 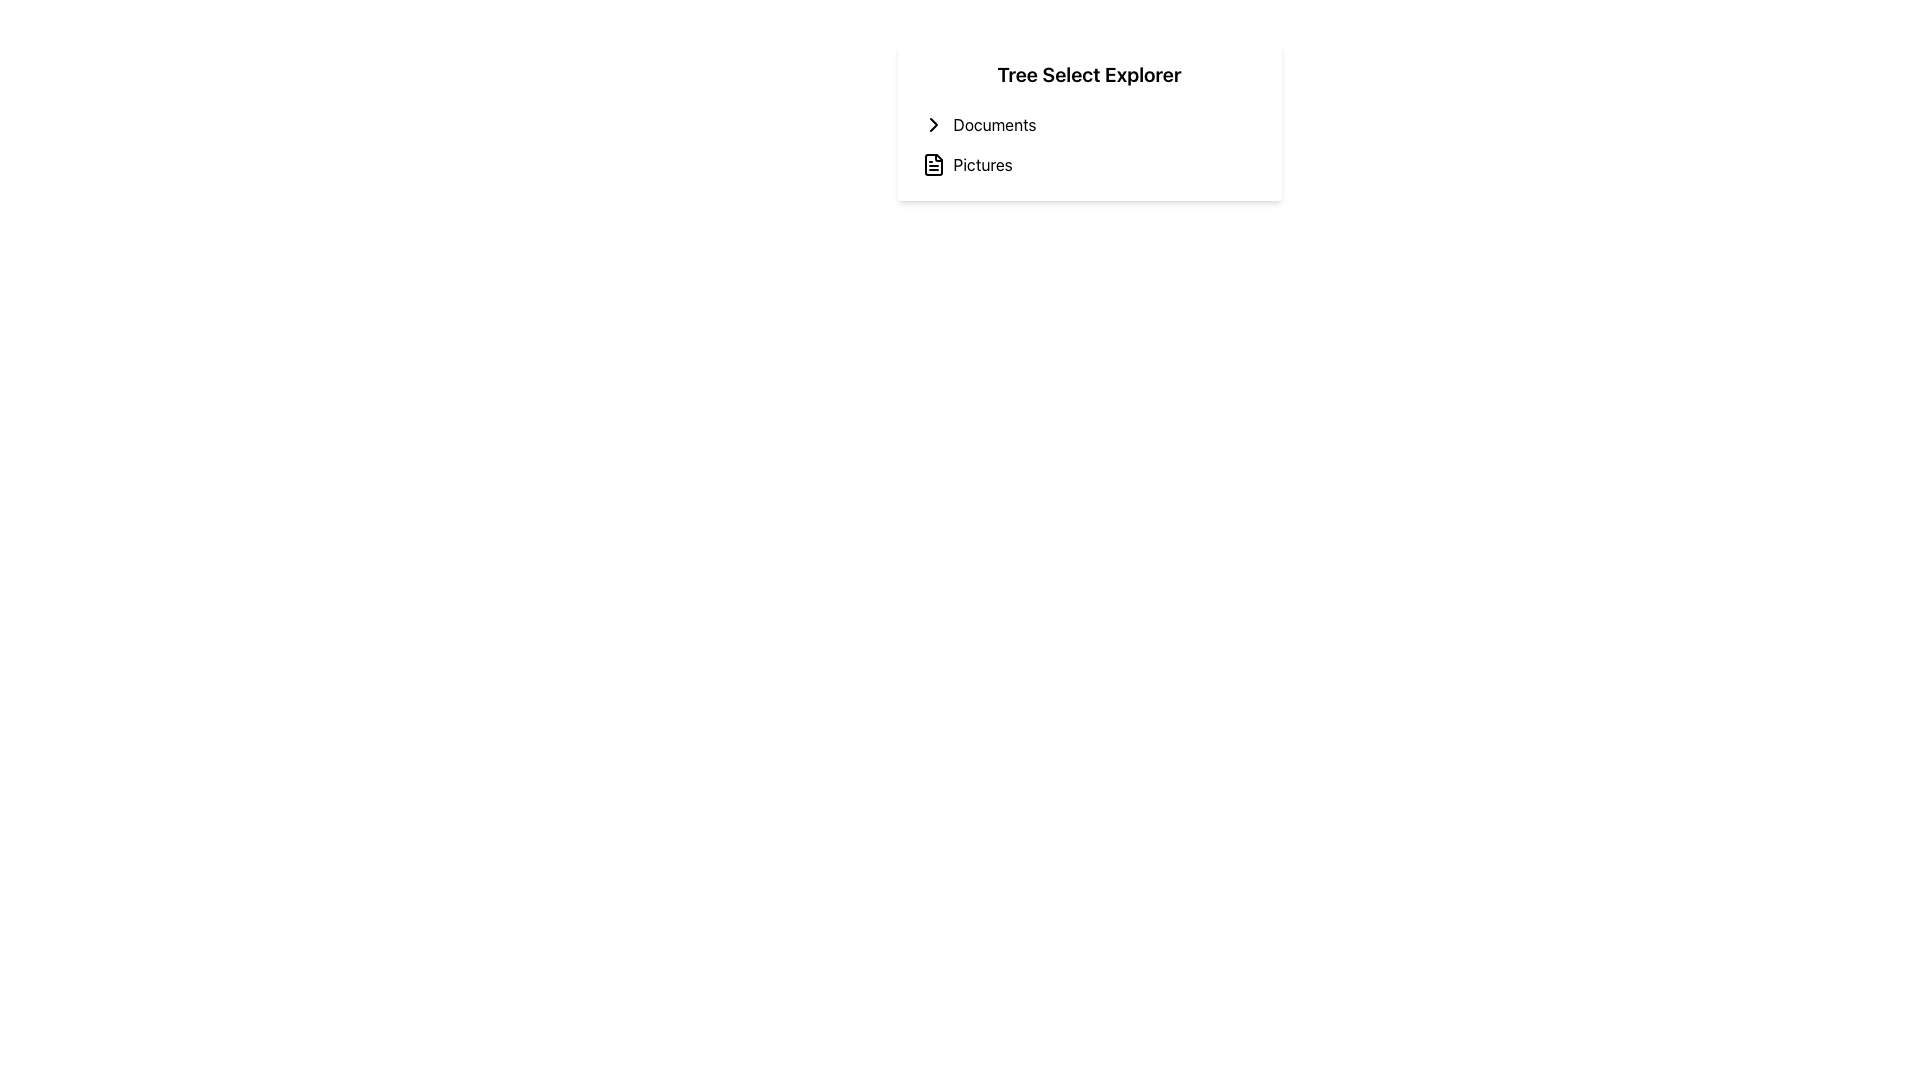 What do you see at coordinates (932, 164) in the screenshot?
I see `the small file icon located to the left of the word 'Pictures', which features a minimalist design representing a document with horizontal lines suggesting text` at bounding box center [932, 164].